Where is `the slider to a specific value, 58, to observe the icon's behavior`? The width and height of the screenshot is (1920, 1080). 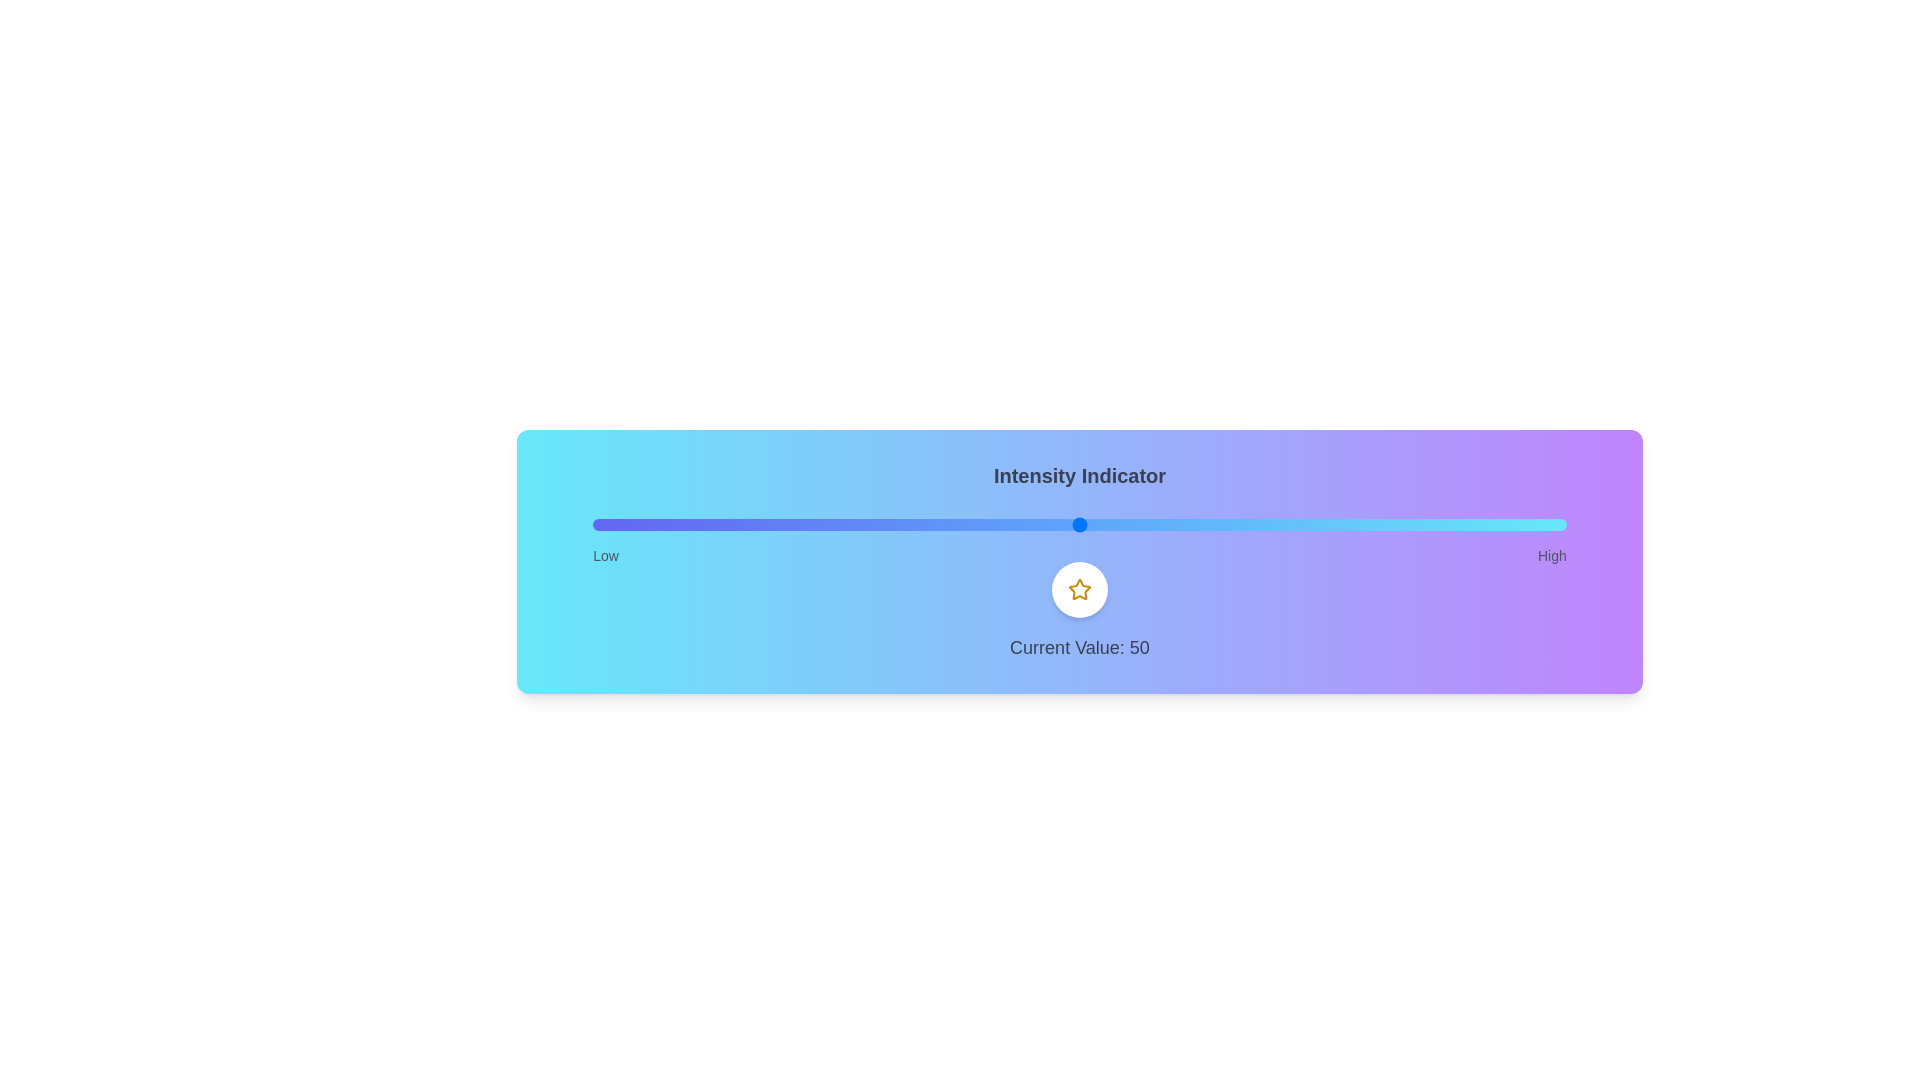
the slider to a specific value, 58, to observe the icon's behavior is located at coordinates (1157, 523).